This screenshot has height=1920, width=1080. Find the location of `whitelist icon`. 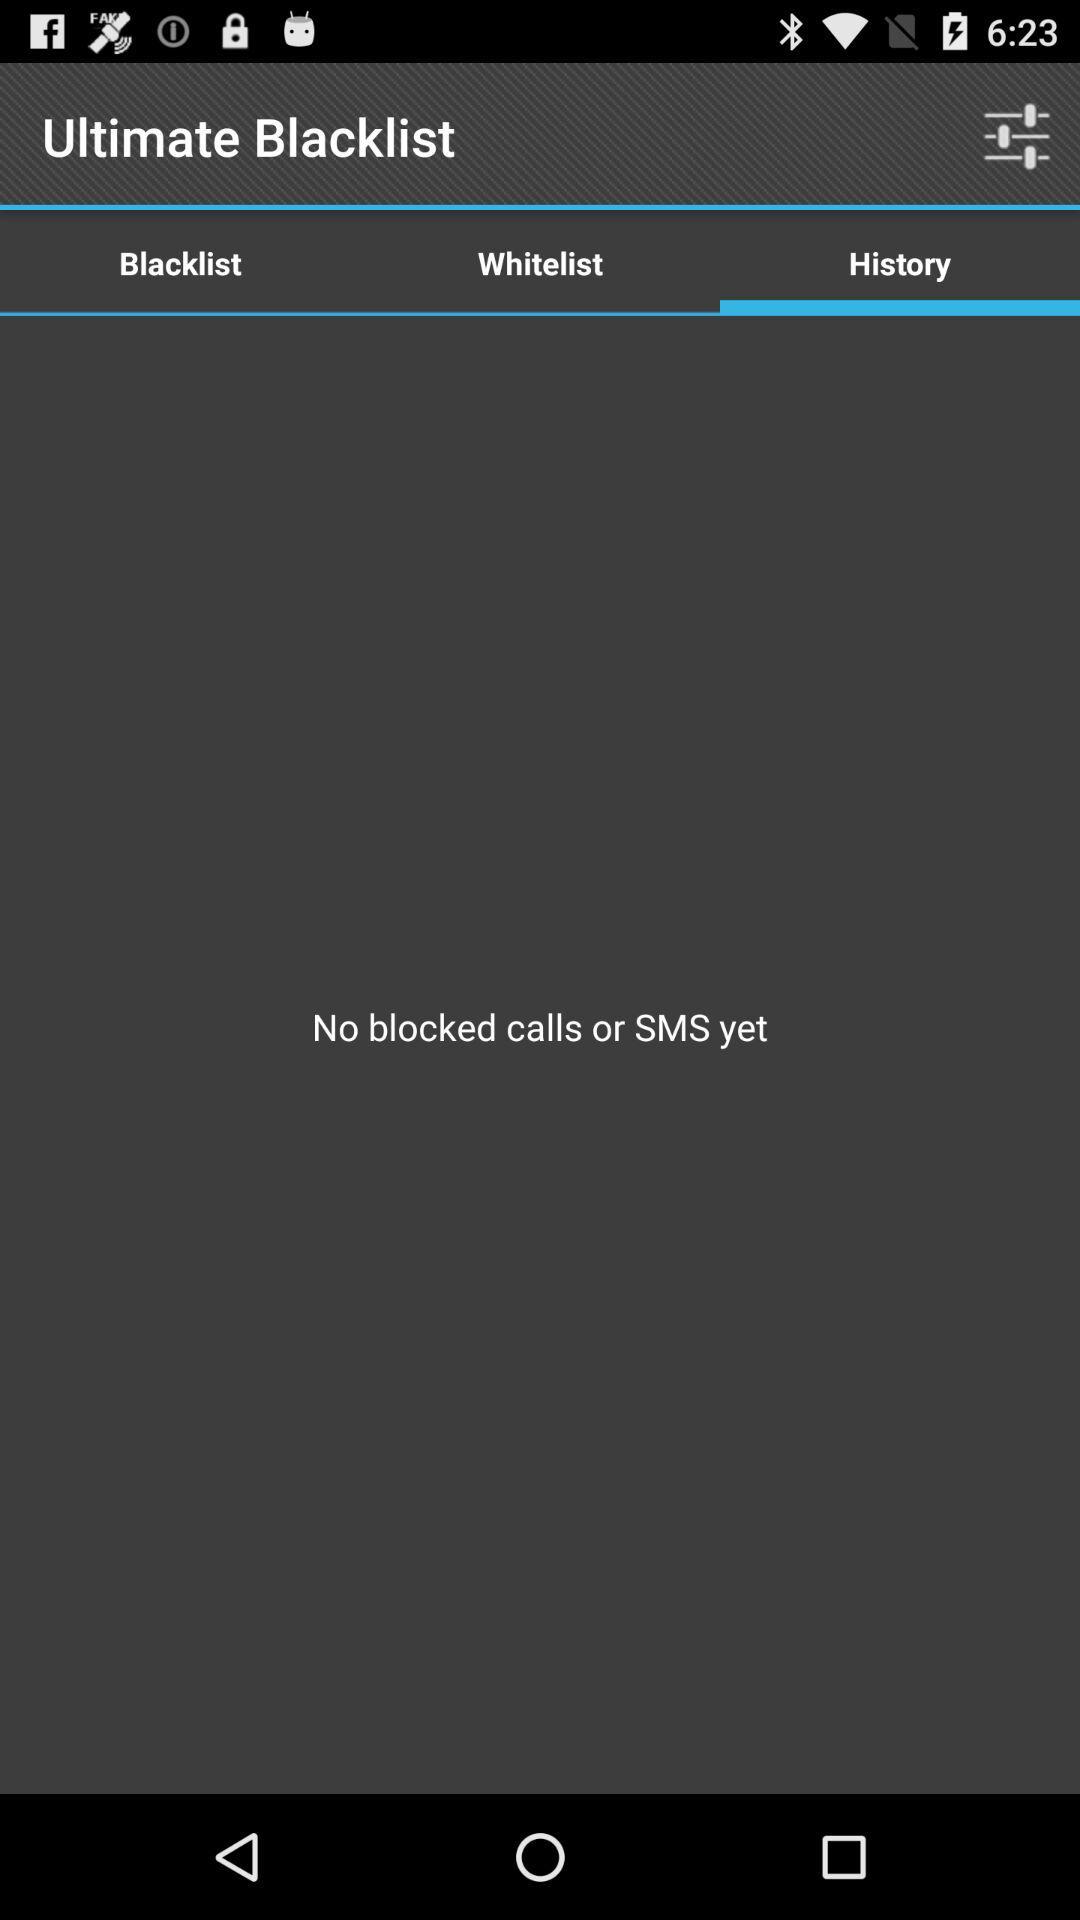

whitelist icon is located at coordinates (540, 261).